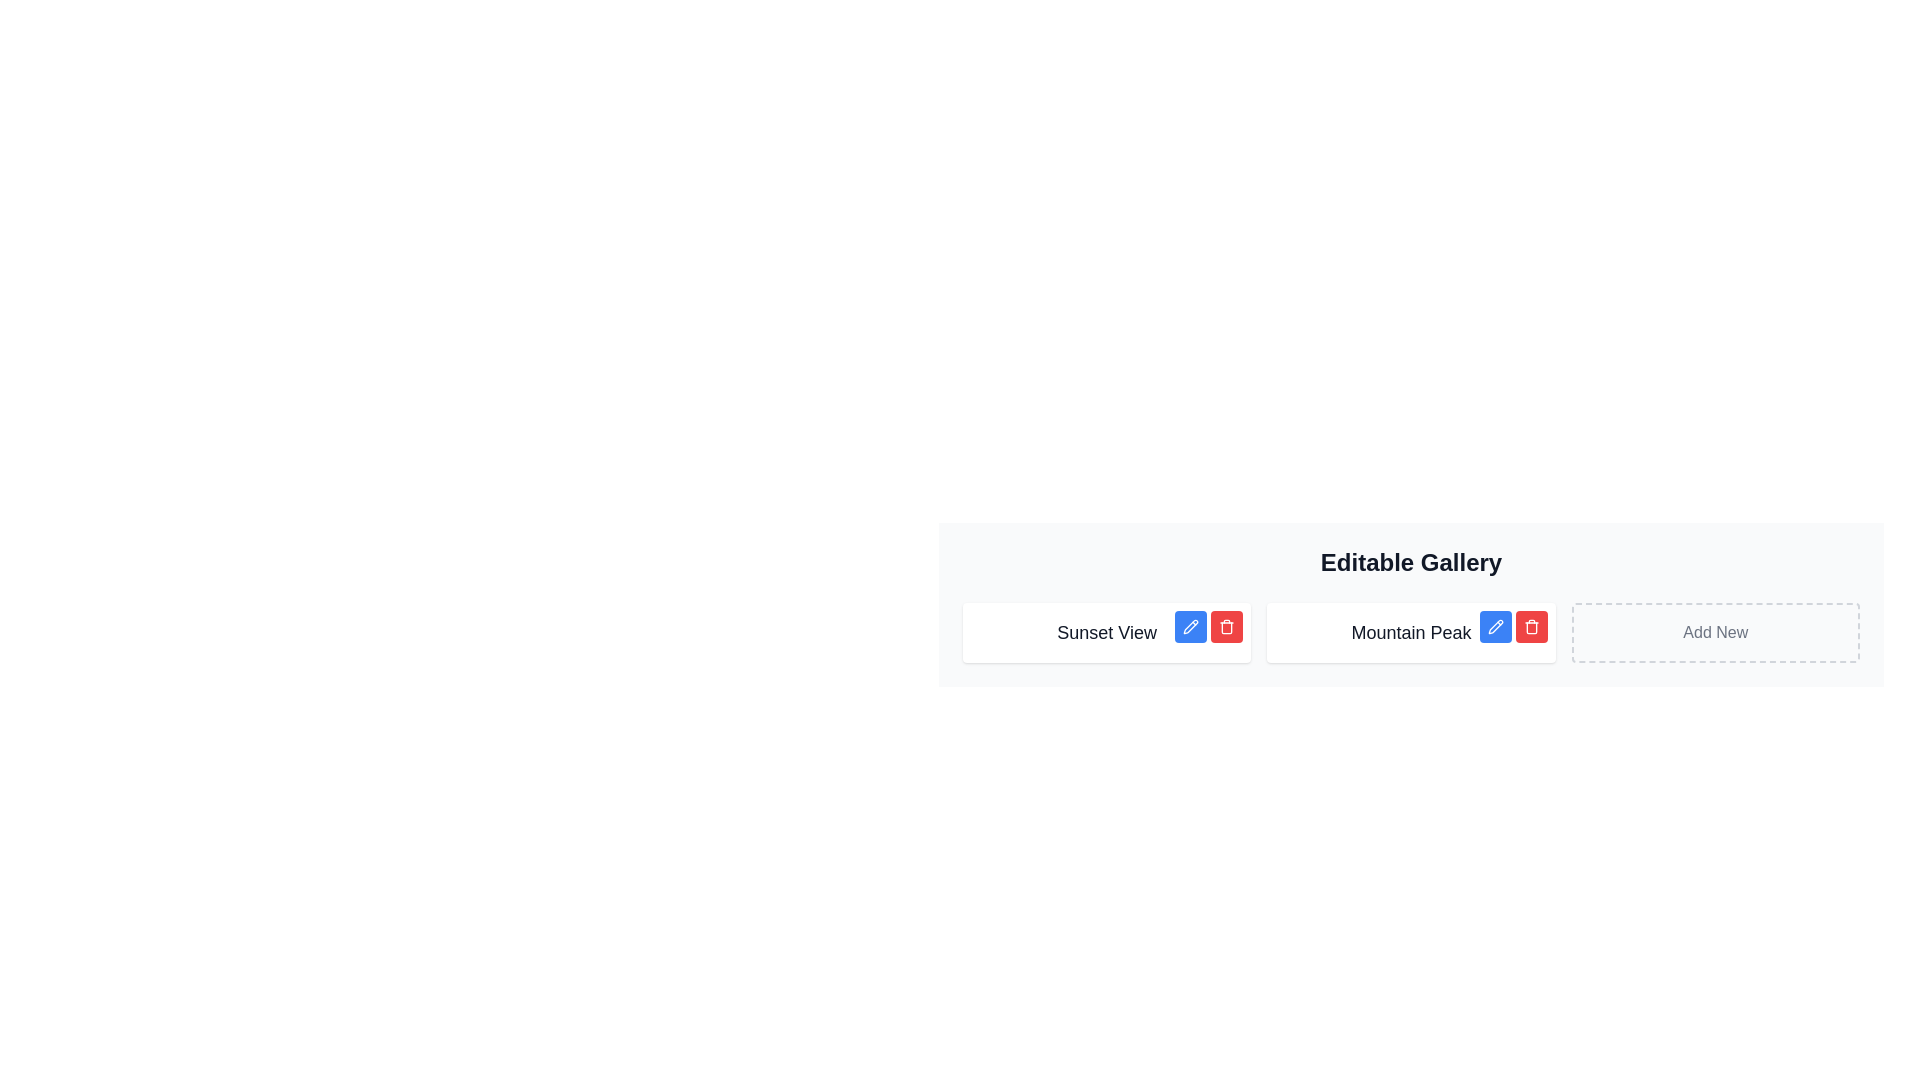 The width and height of the screenshot is (1920, 1080). What do you see at coordinates (1530, 626) in the screenshot?
I see `the delete icon button with a red background and white text located to the right of the 'Mountain Peak' label` at bounding box center [1530, 626].